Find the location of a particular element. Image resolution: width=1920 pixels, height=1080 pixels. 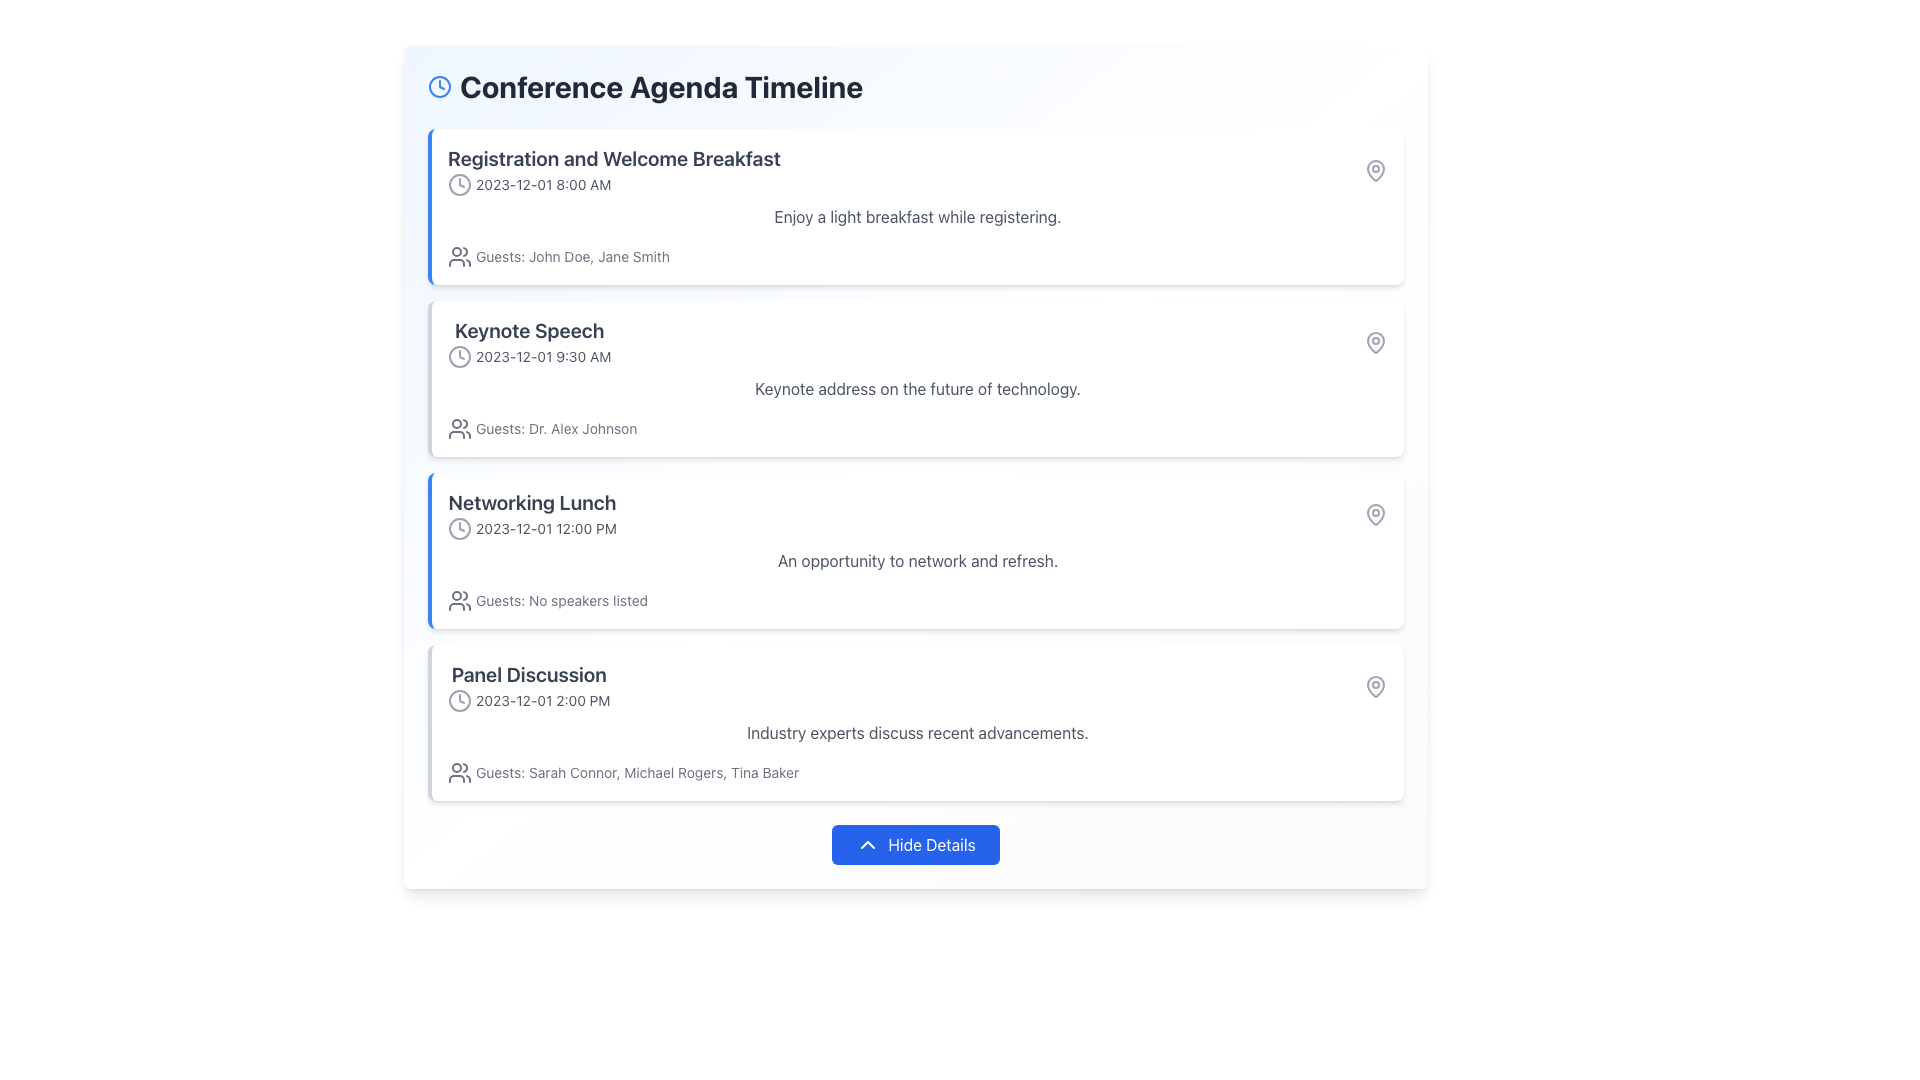

the clock icon located in the 'Panel Discussion' section, which is situated to the left of the timestamp '2023-12-01 2:00 PM' is located at coordinates (459, 700).